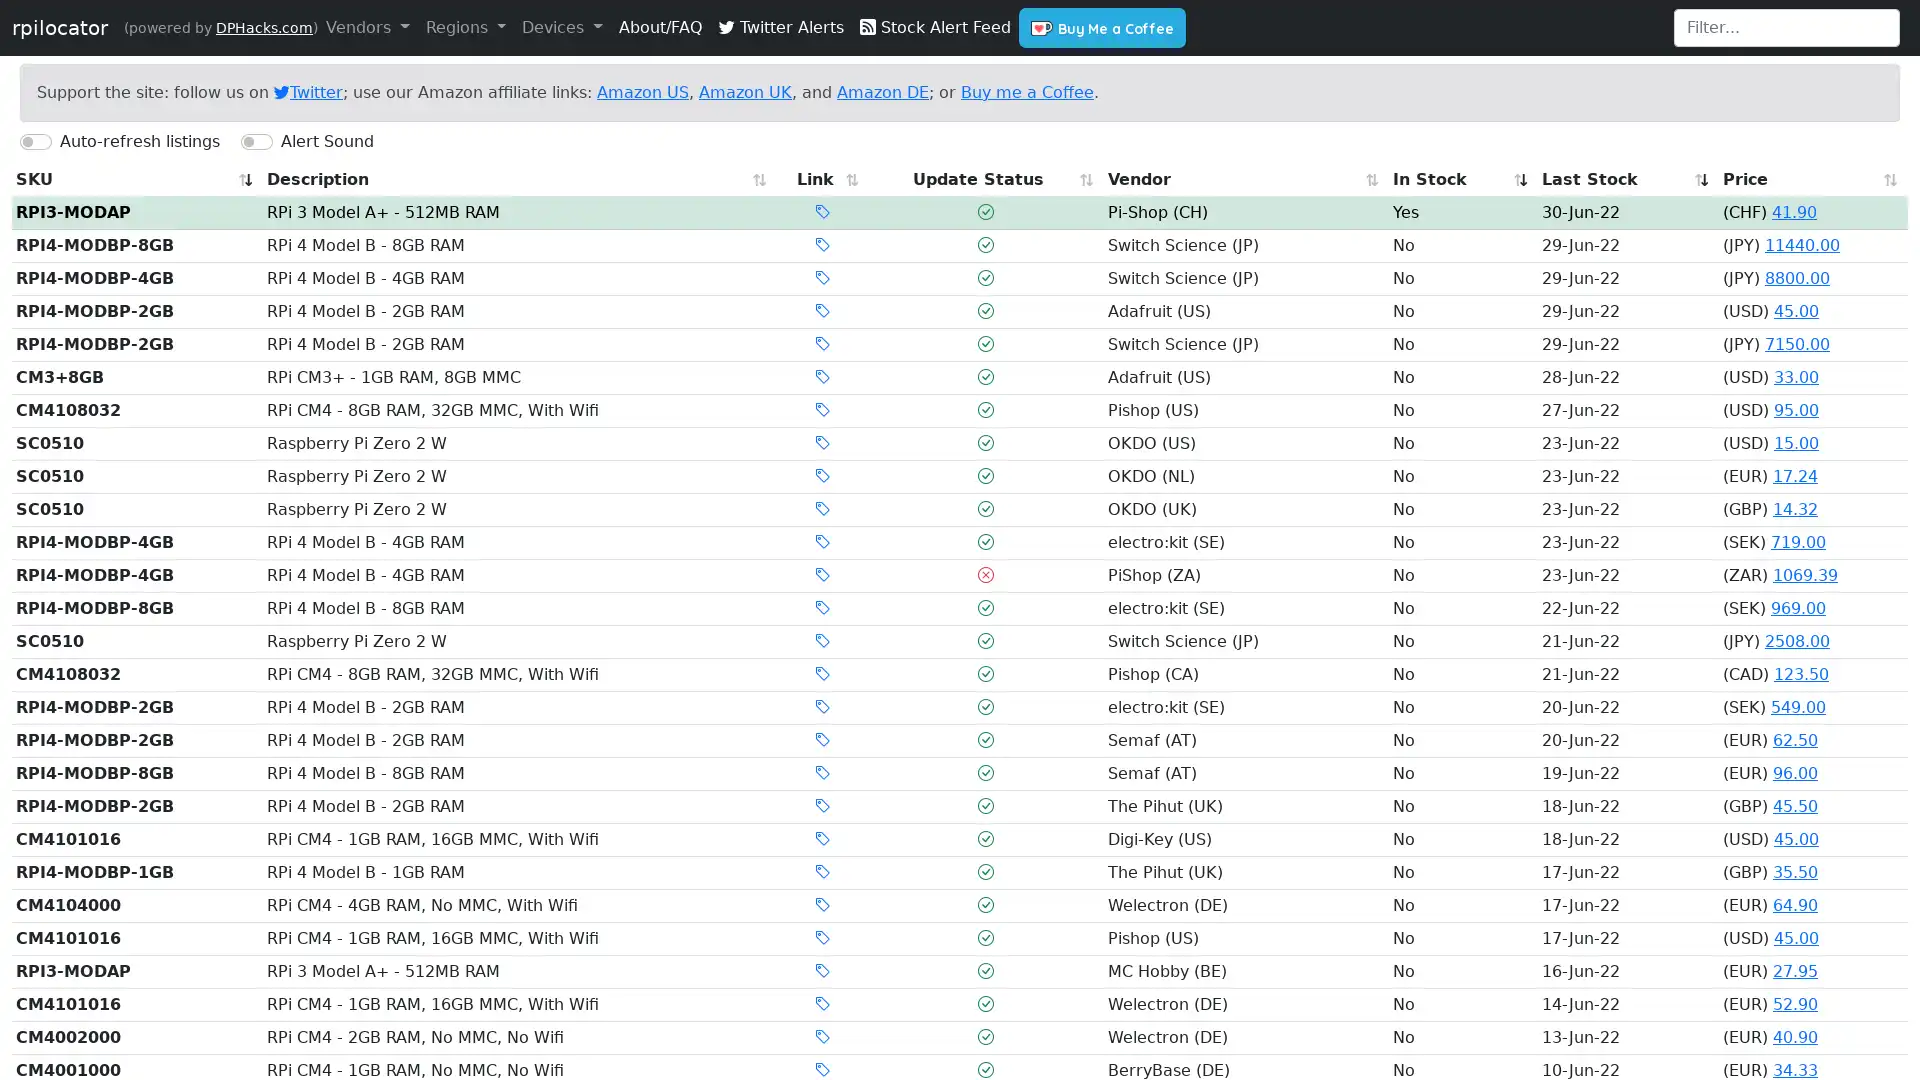  I want to click on Regions, so click(464, 27).